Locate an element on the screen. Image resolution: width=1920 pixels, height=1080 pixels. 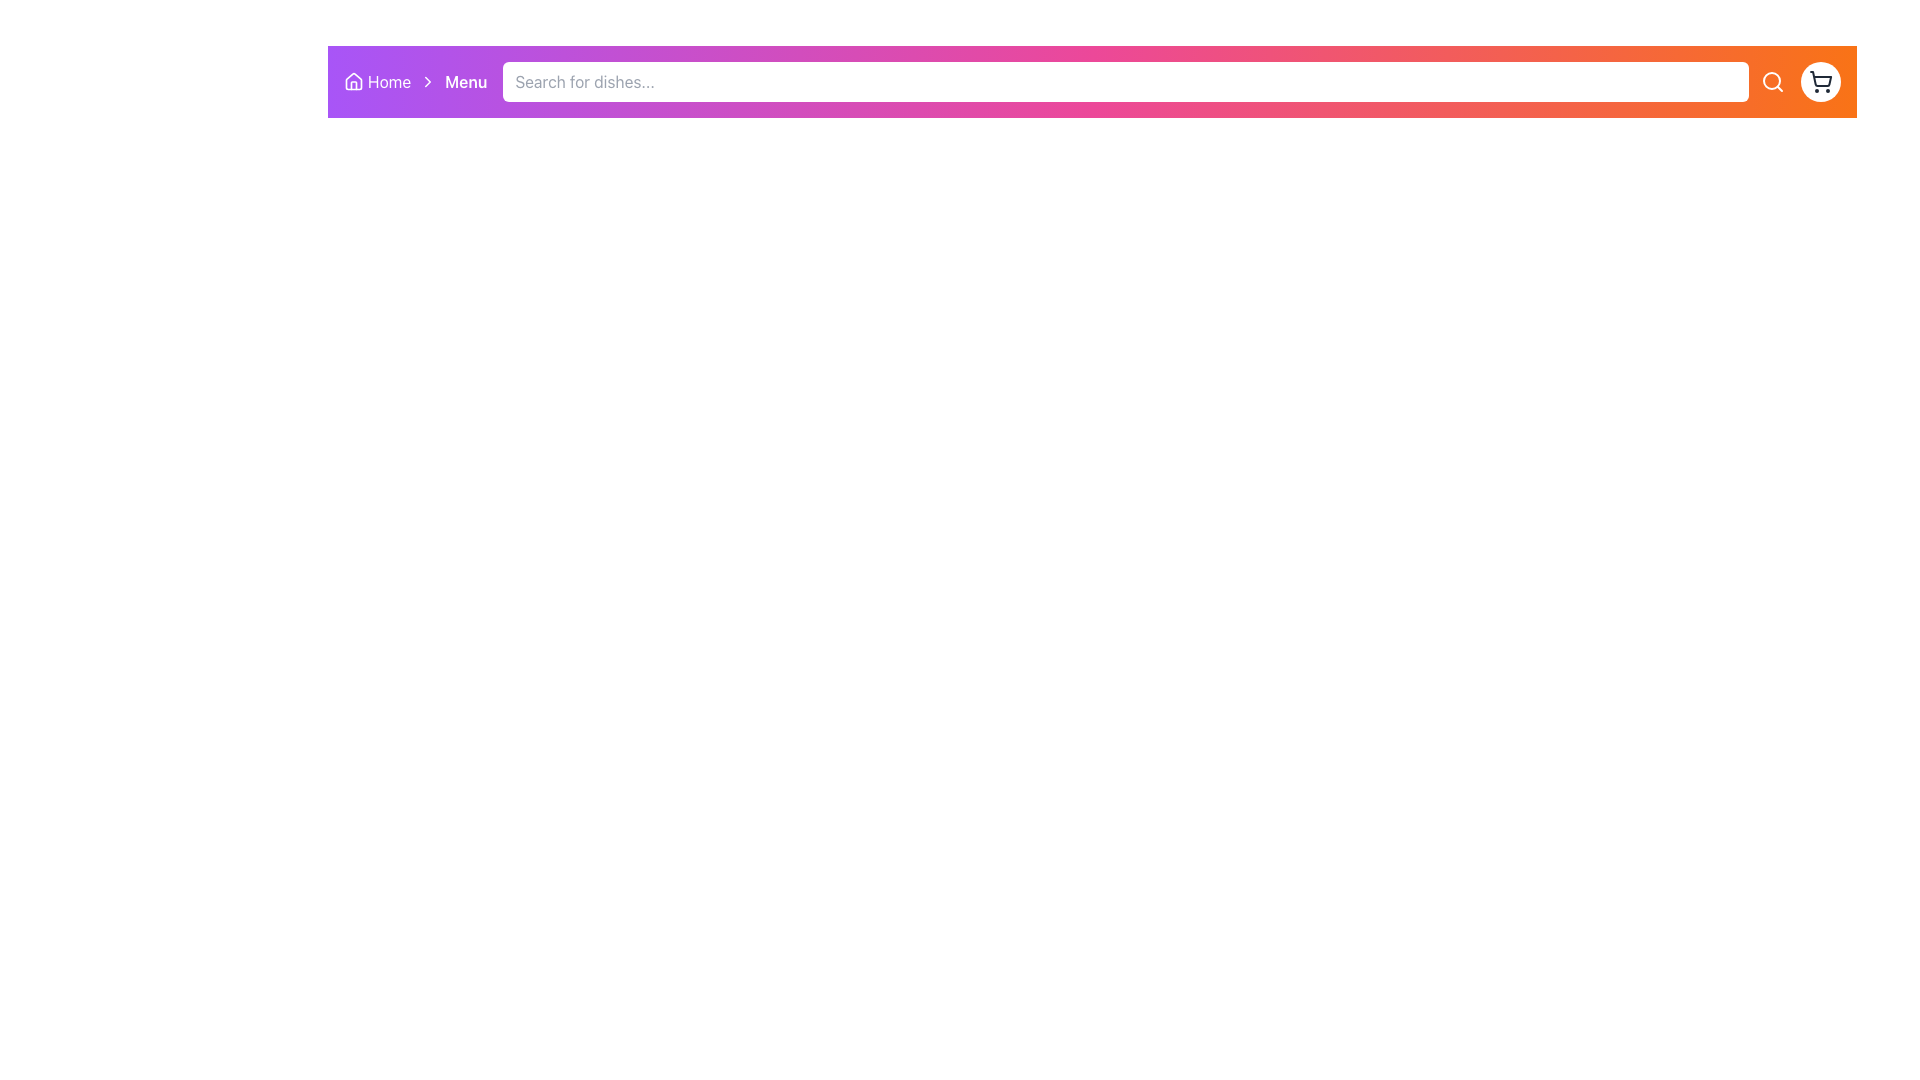
the 'Home' icon in the top-left section of the navigation bar, which serves as a visual representation for navigating to the homepage is located at coordinates (354, 80).